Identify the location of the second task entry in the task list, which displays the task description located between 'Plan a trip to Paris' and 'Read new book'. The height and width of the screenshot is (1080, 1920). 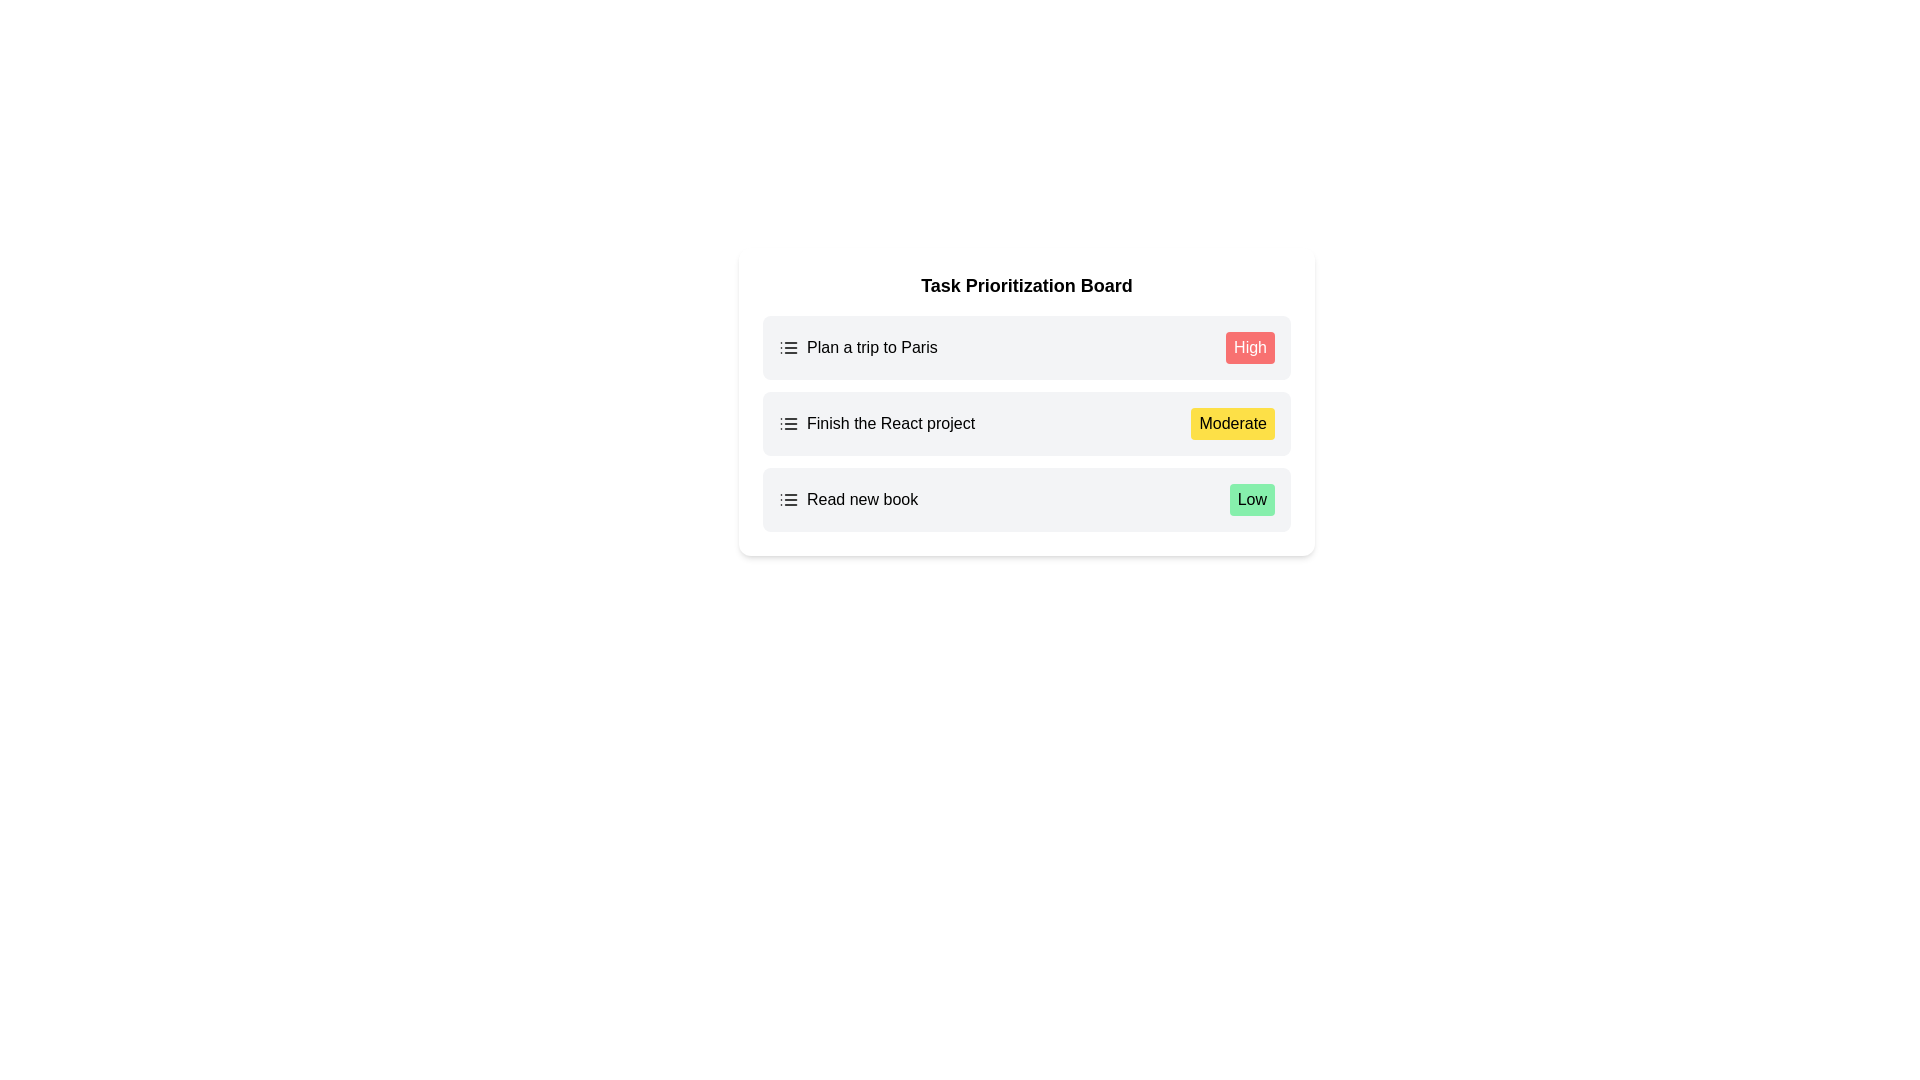
(890, 423).